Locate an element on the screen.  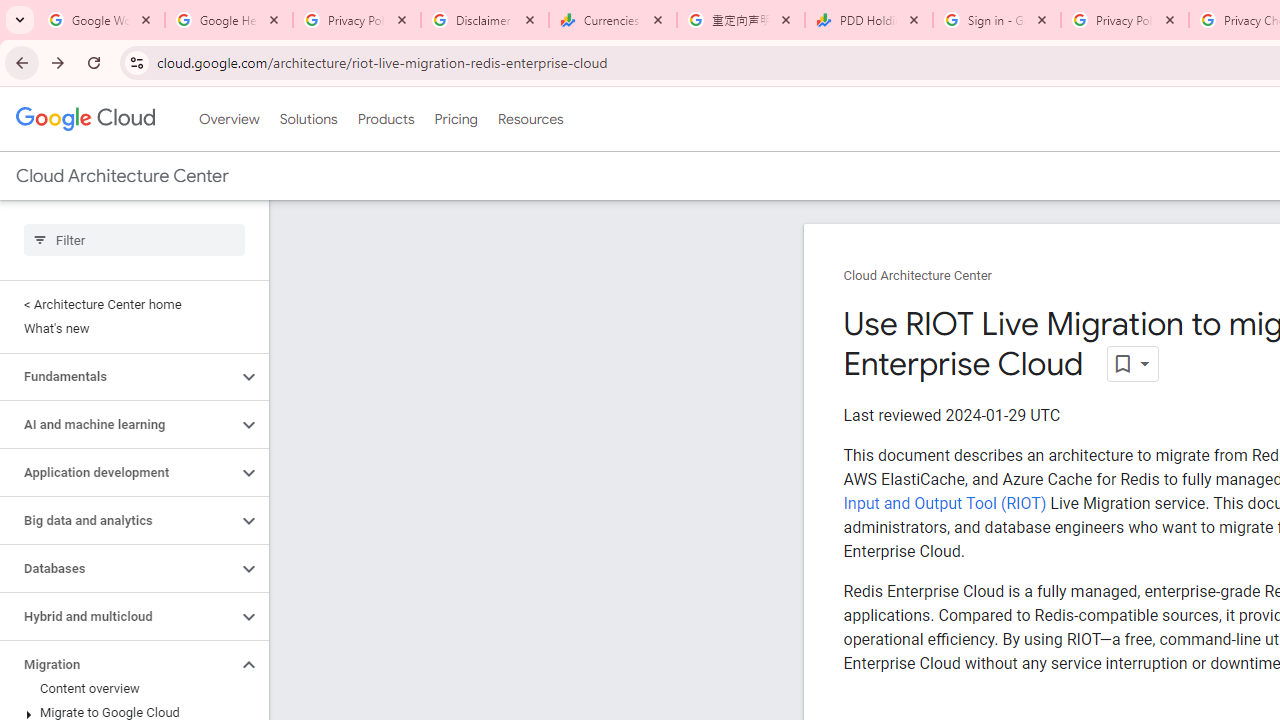
'Fundamentals' is located at coordinates (117, 376).